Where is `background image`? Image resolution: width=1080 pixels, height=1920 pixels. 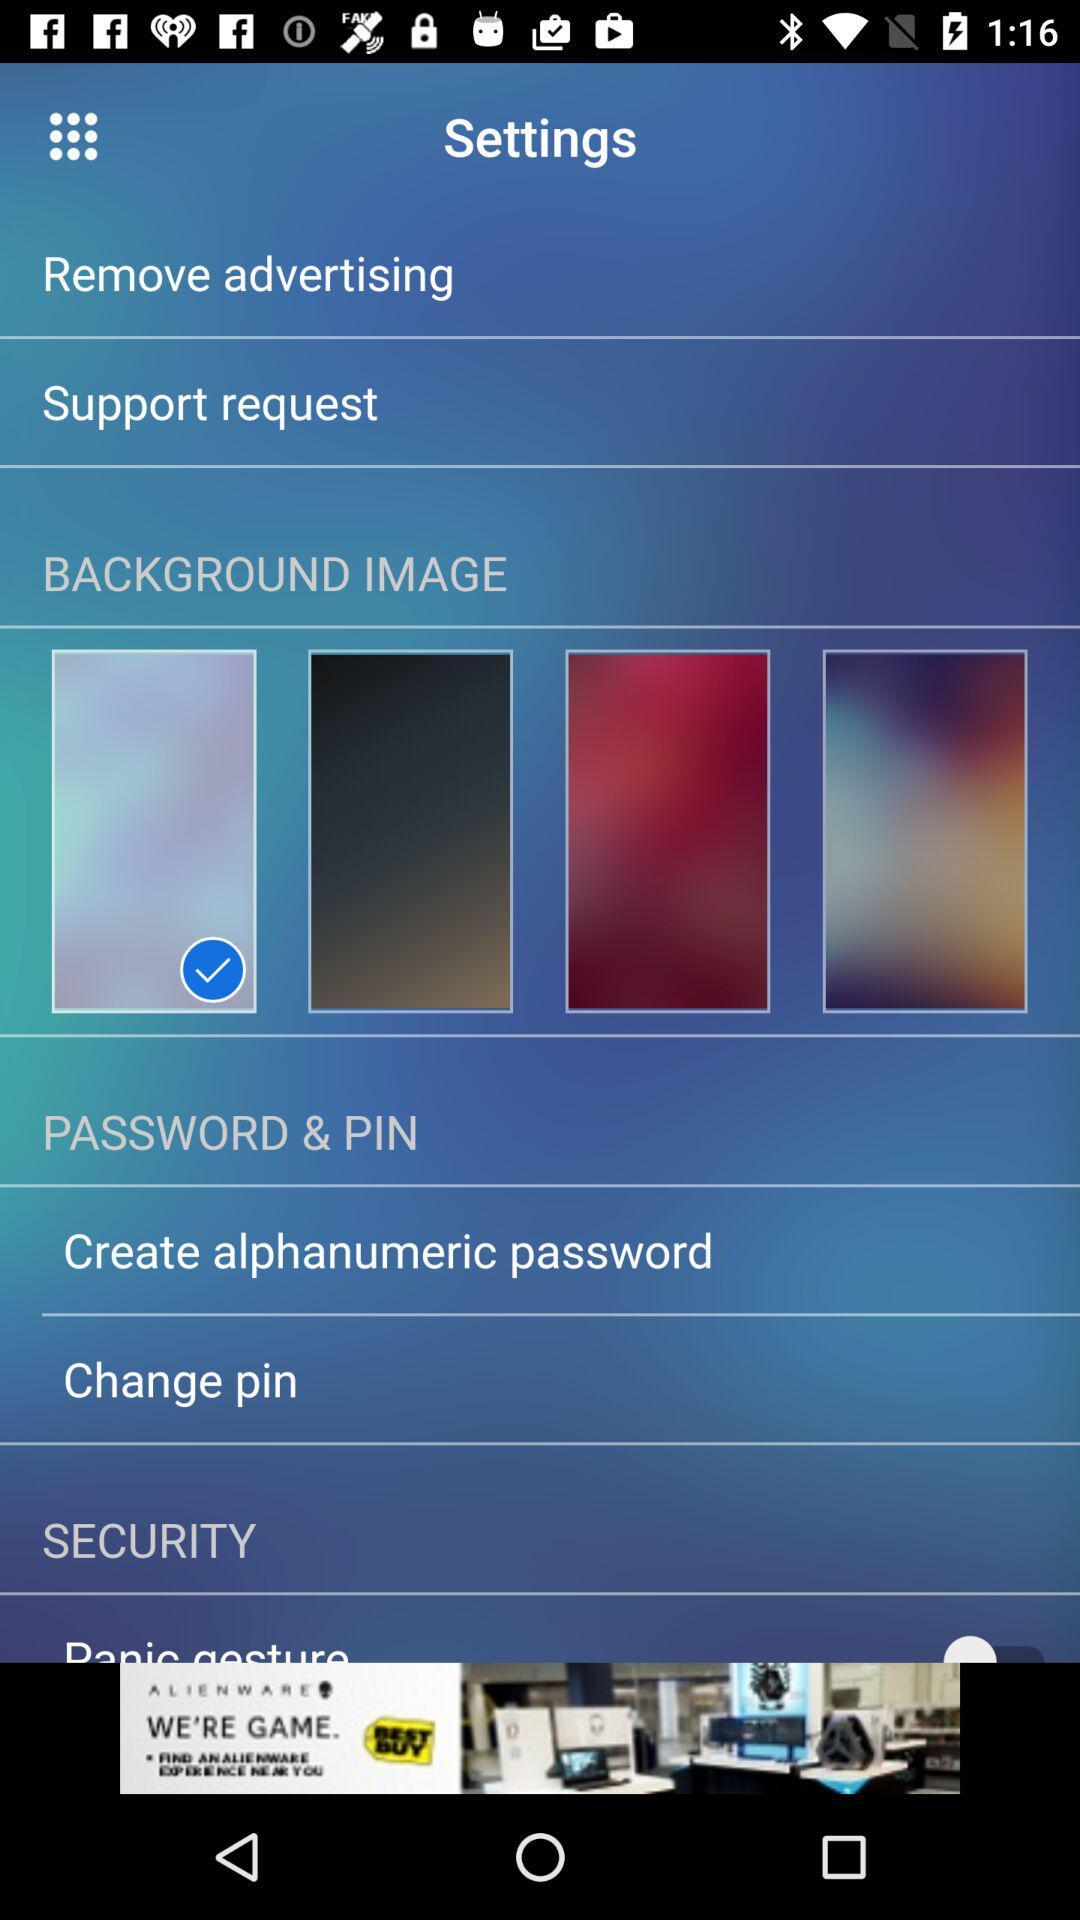
background image is located at coordinates (925, 831).